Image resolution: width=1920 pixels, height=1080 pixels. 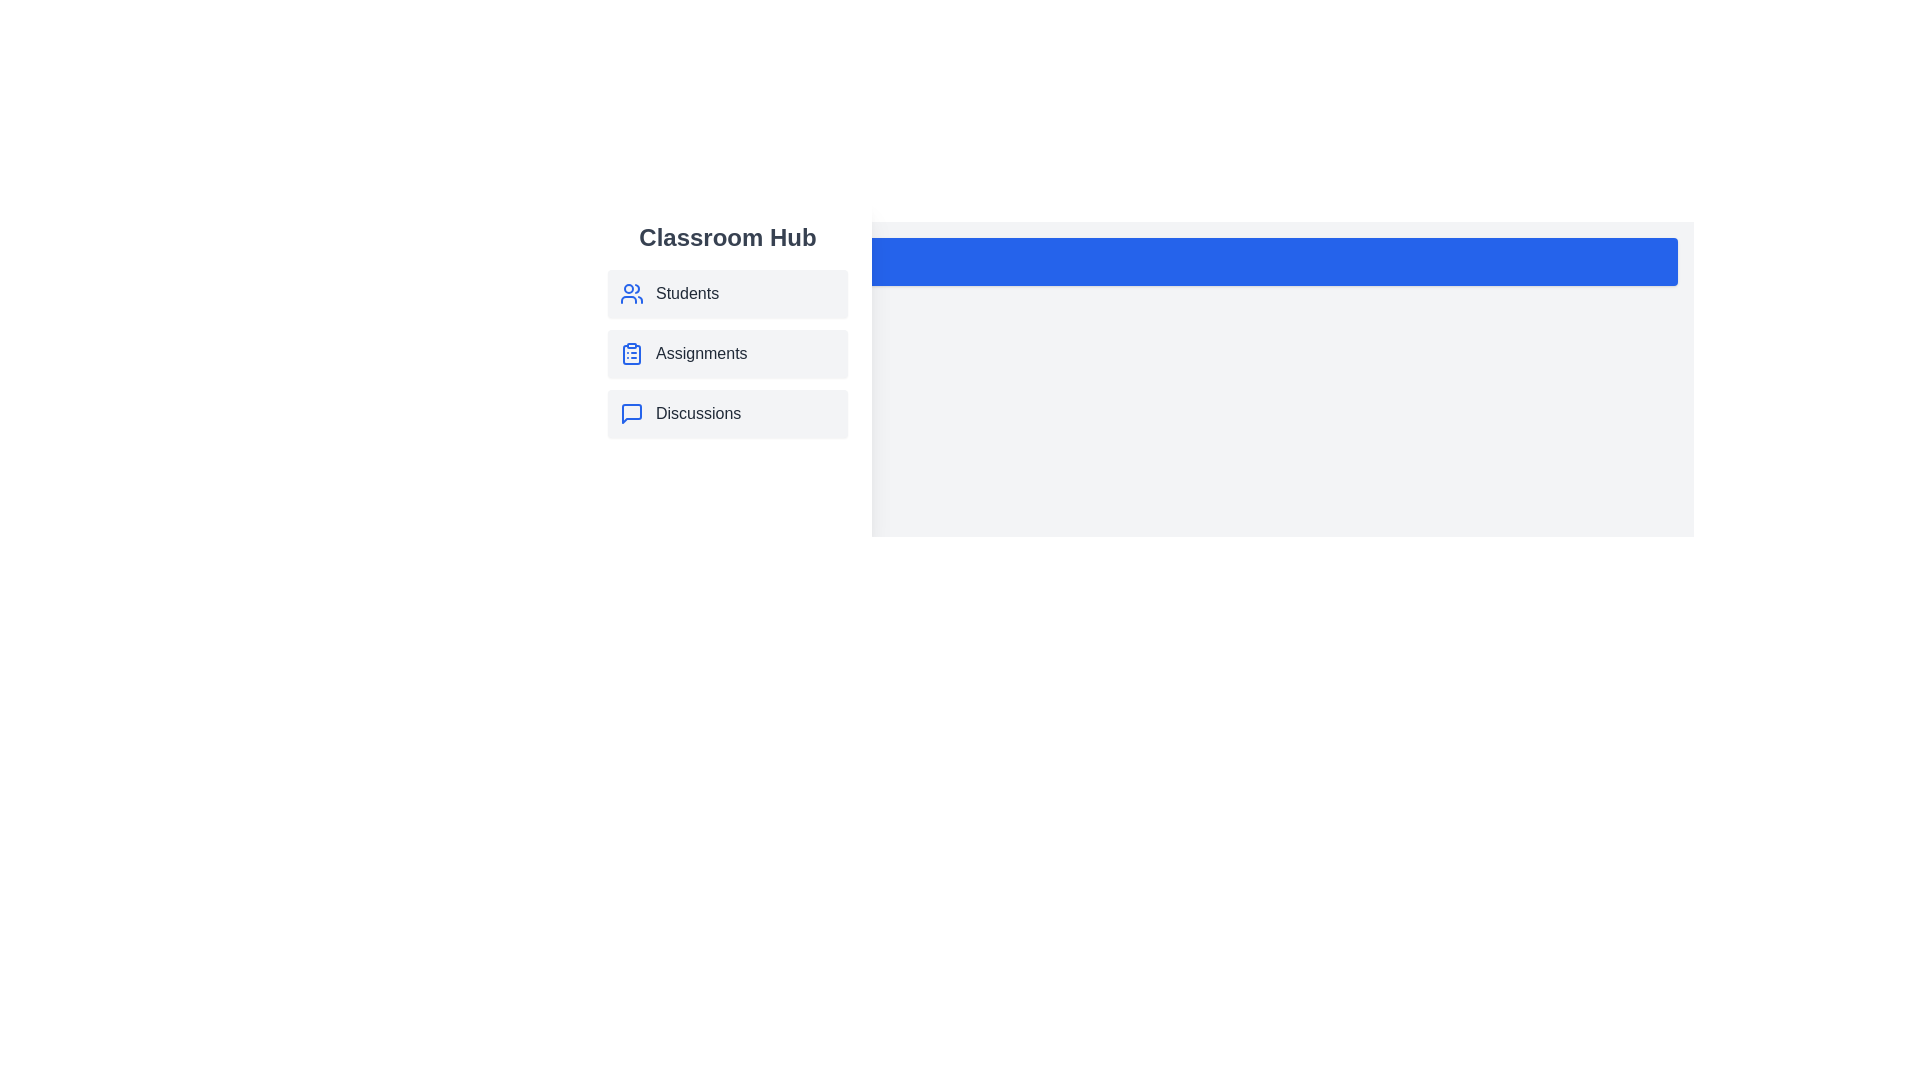 What do you see at coordinates (727, 293) in the screenshot?
I see `the 'Students' section in the drawer` at bounding box center [727, 293].